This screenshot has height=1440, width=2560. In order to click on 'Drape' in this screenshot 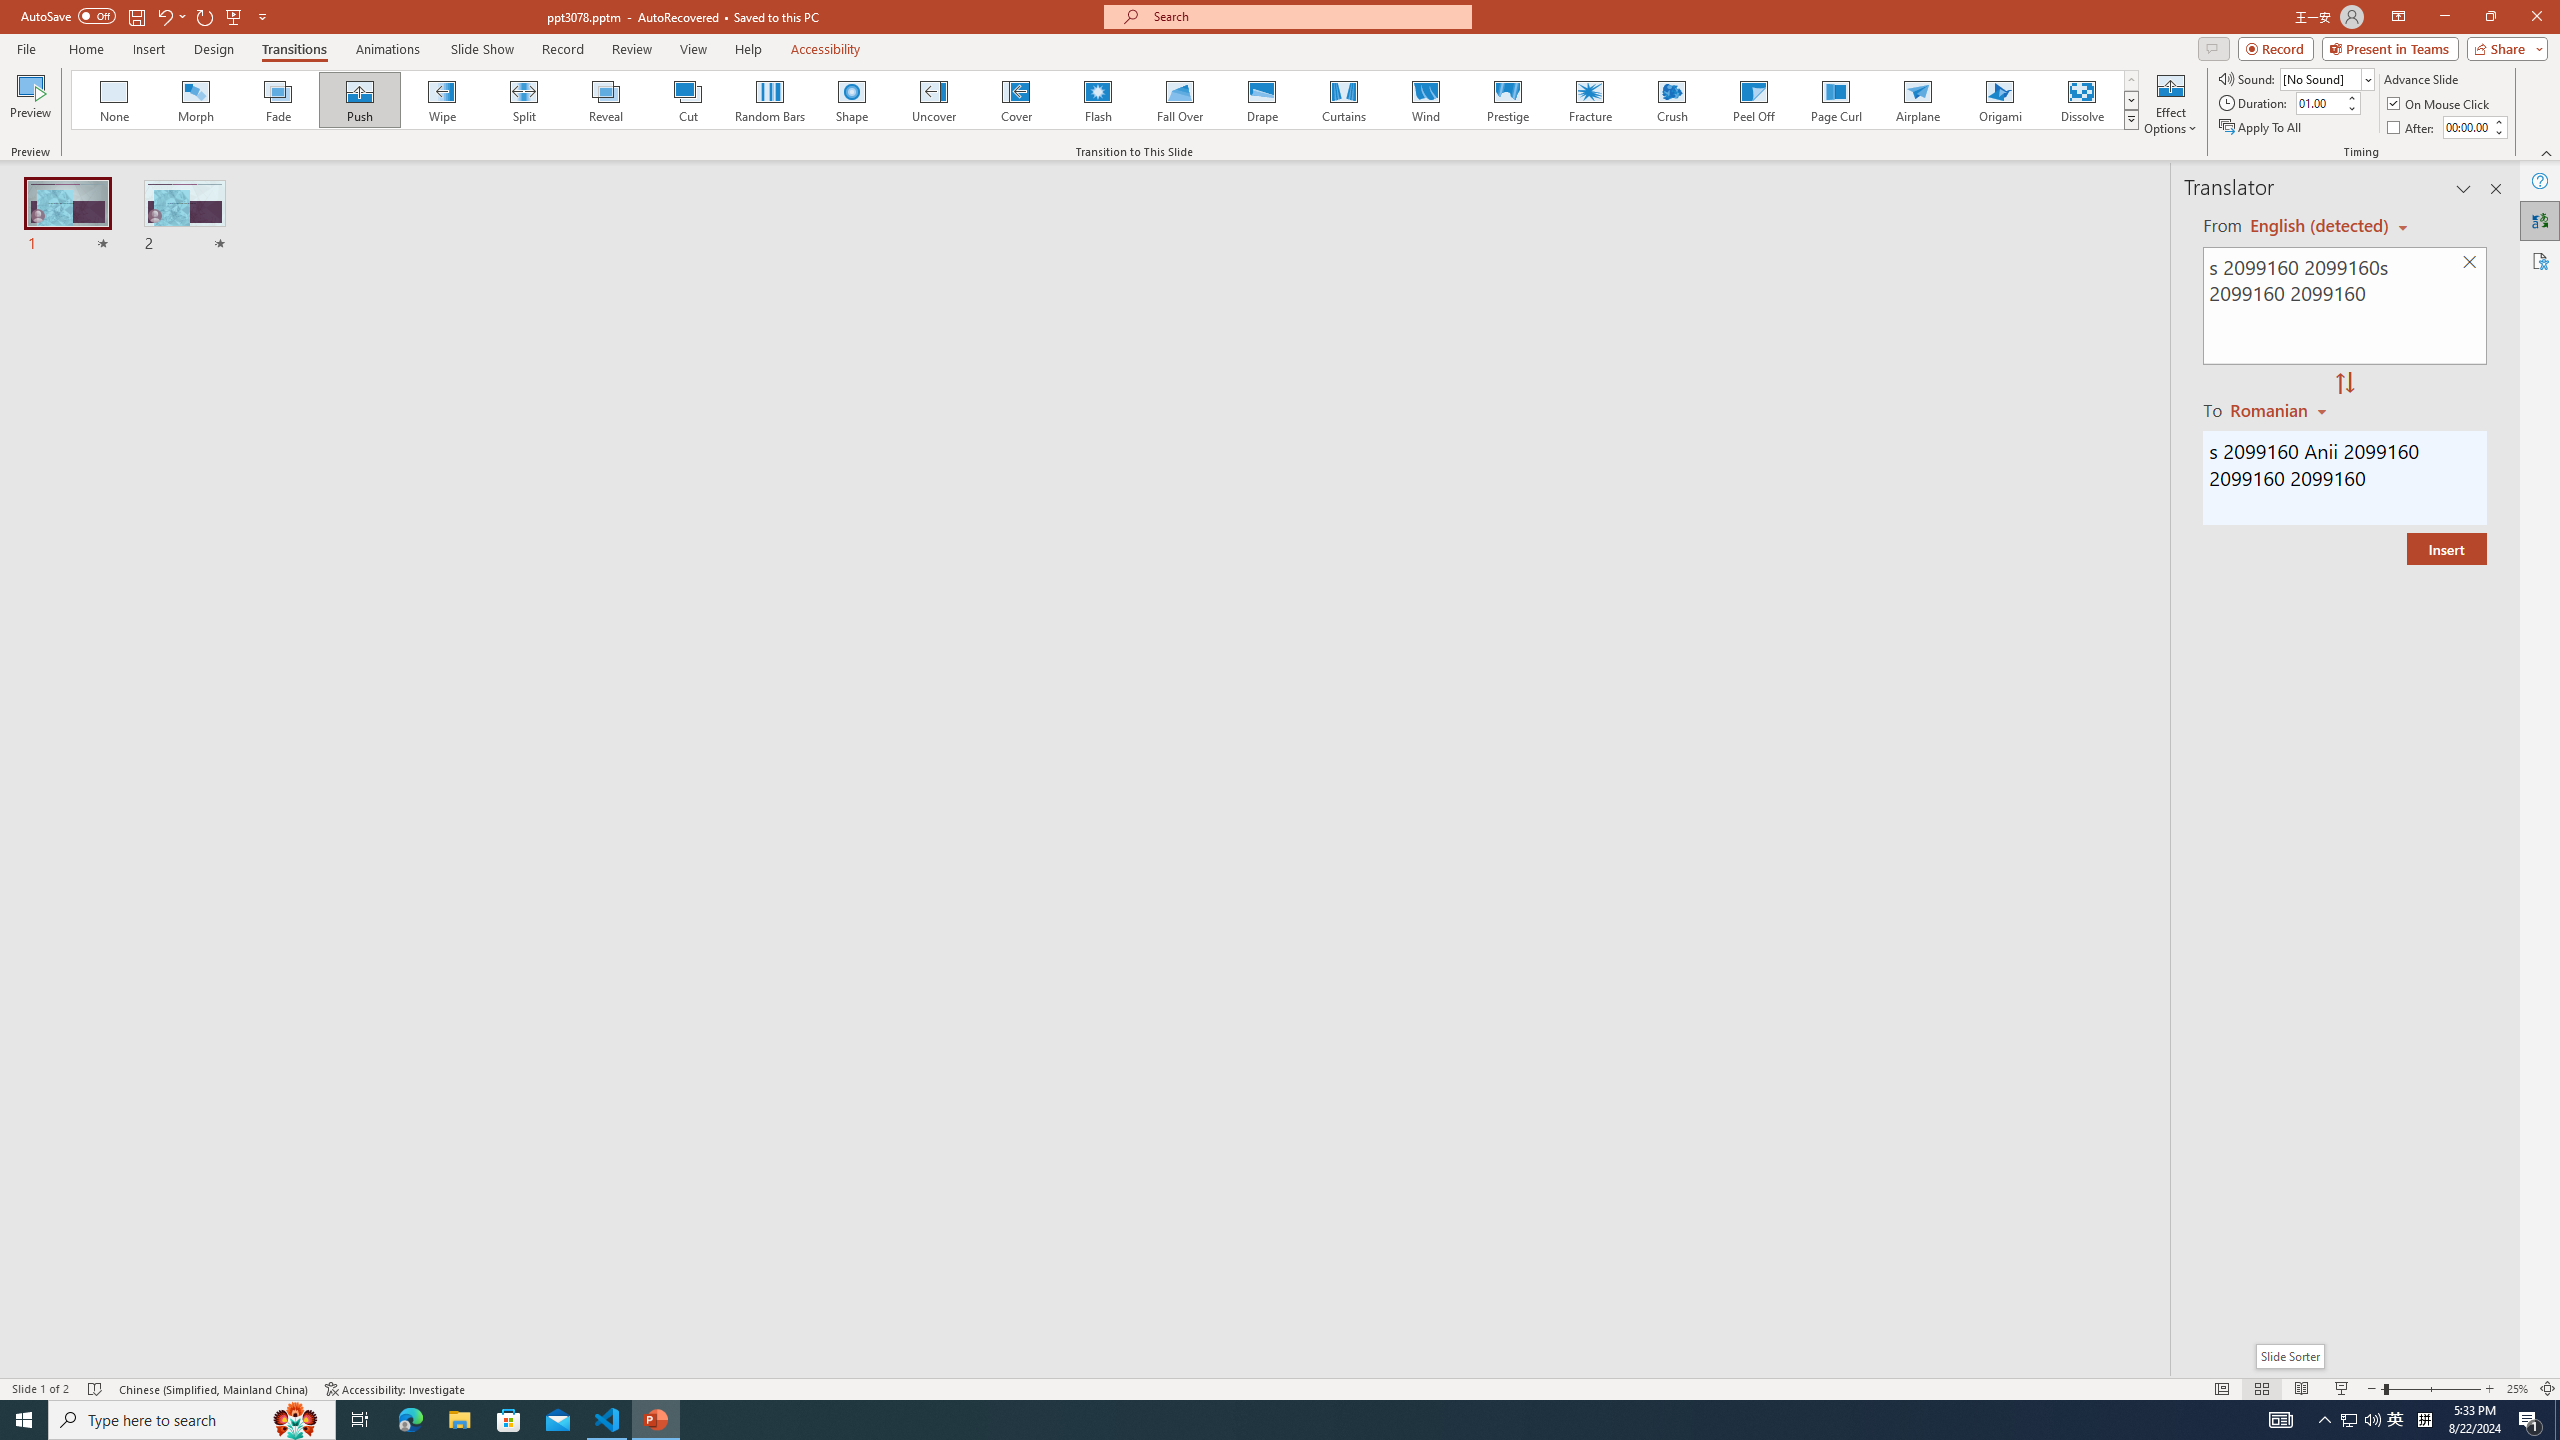, I will do `click(1261, 99)`.